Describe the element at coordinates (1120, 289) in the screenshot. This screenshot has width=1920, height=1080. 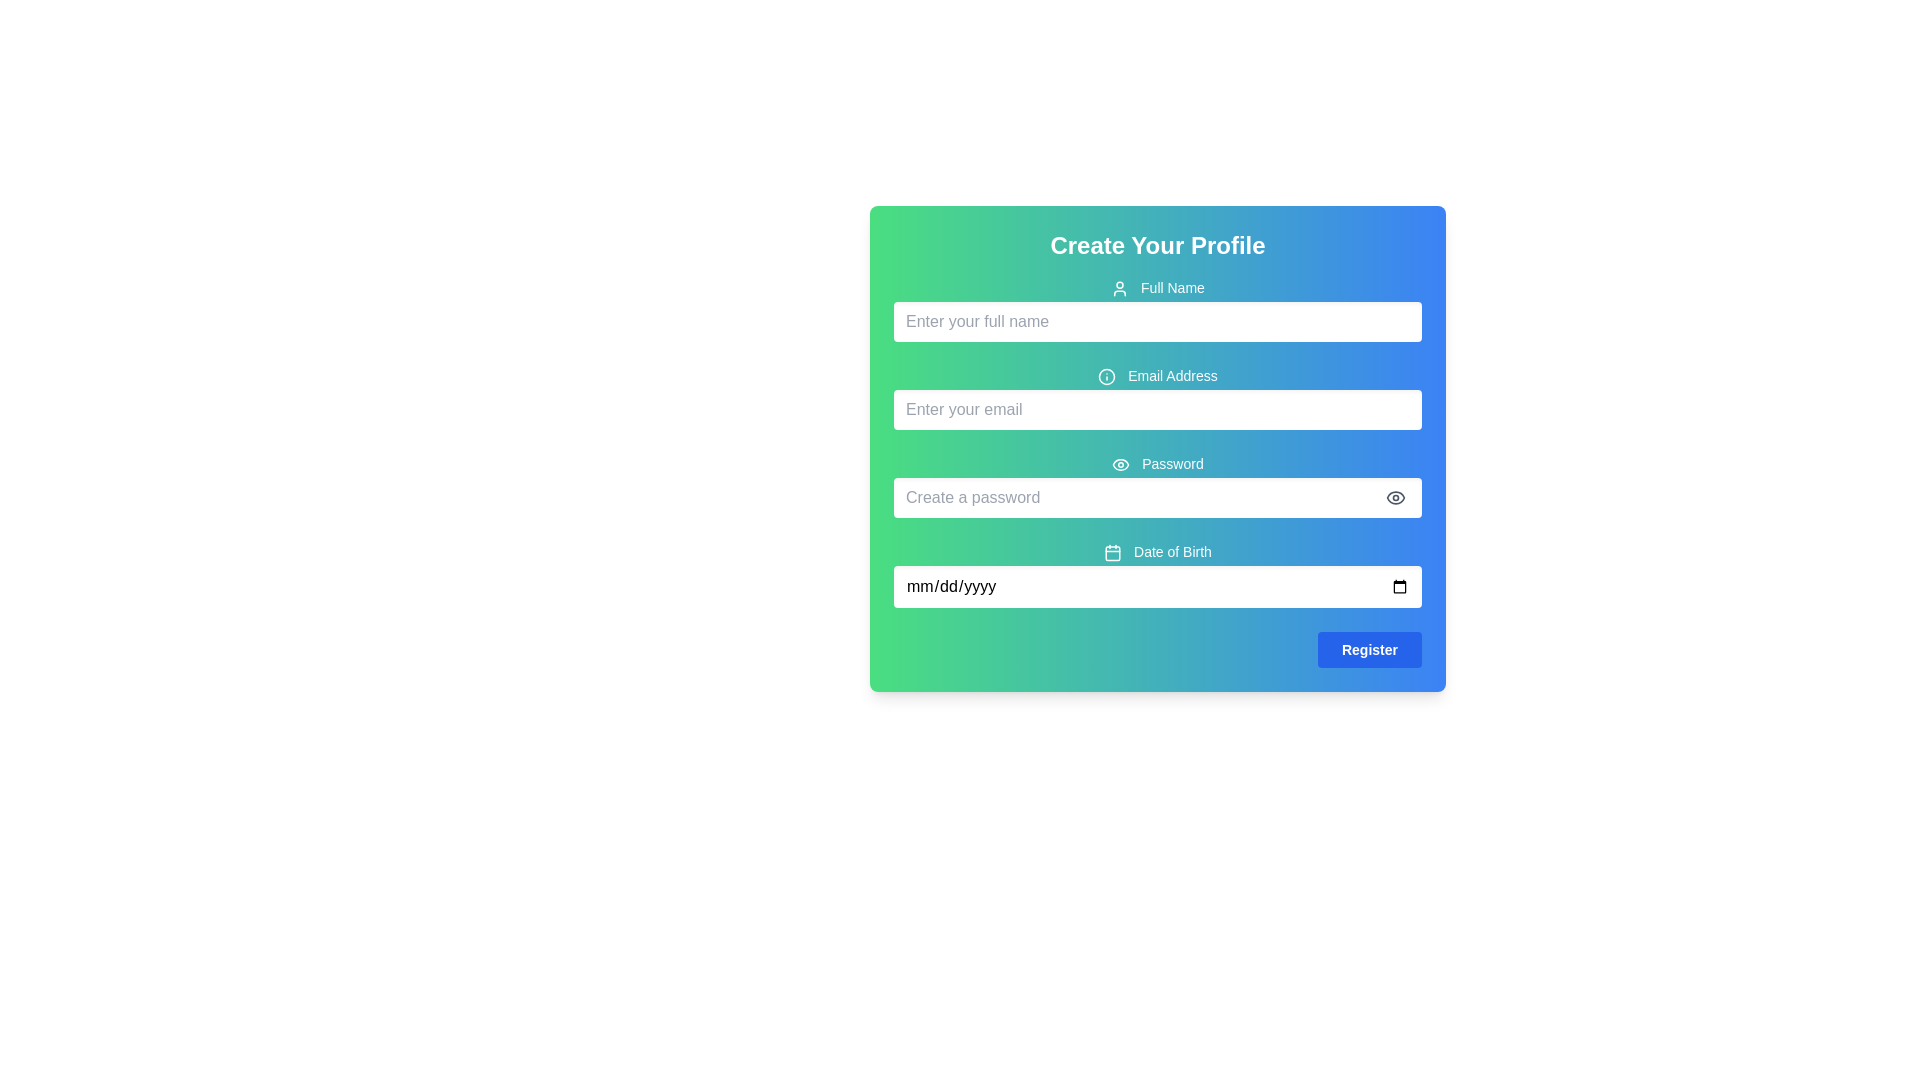
I see `the user profile icon located to the left of the 'Full Name' label at the top-left of the form area` at that location.